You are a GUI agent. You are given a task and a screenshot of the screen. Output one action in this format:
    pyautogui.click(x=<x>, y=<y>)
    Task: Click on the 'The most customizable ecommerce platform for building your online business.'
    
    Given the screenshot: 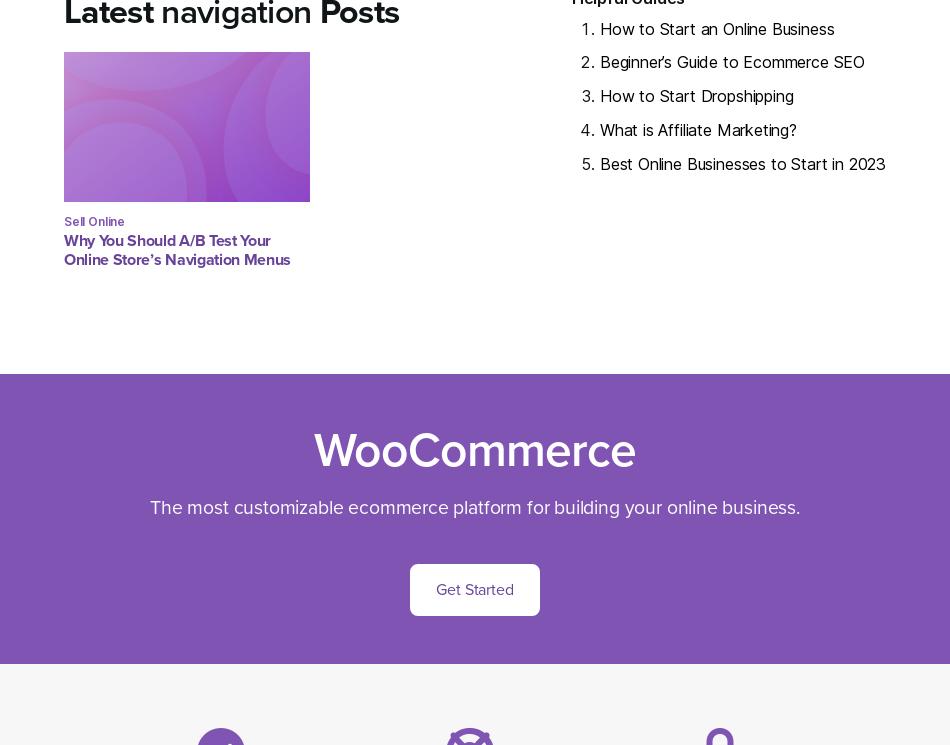 What is the action you would take?
    pyautogui.click(x=473, y=508)
    